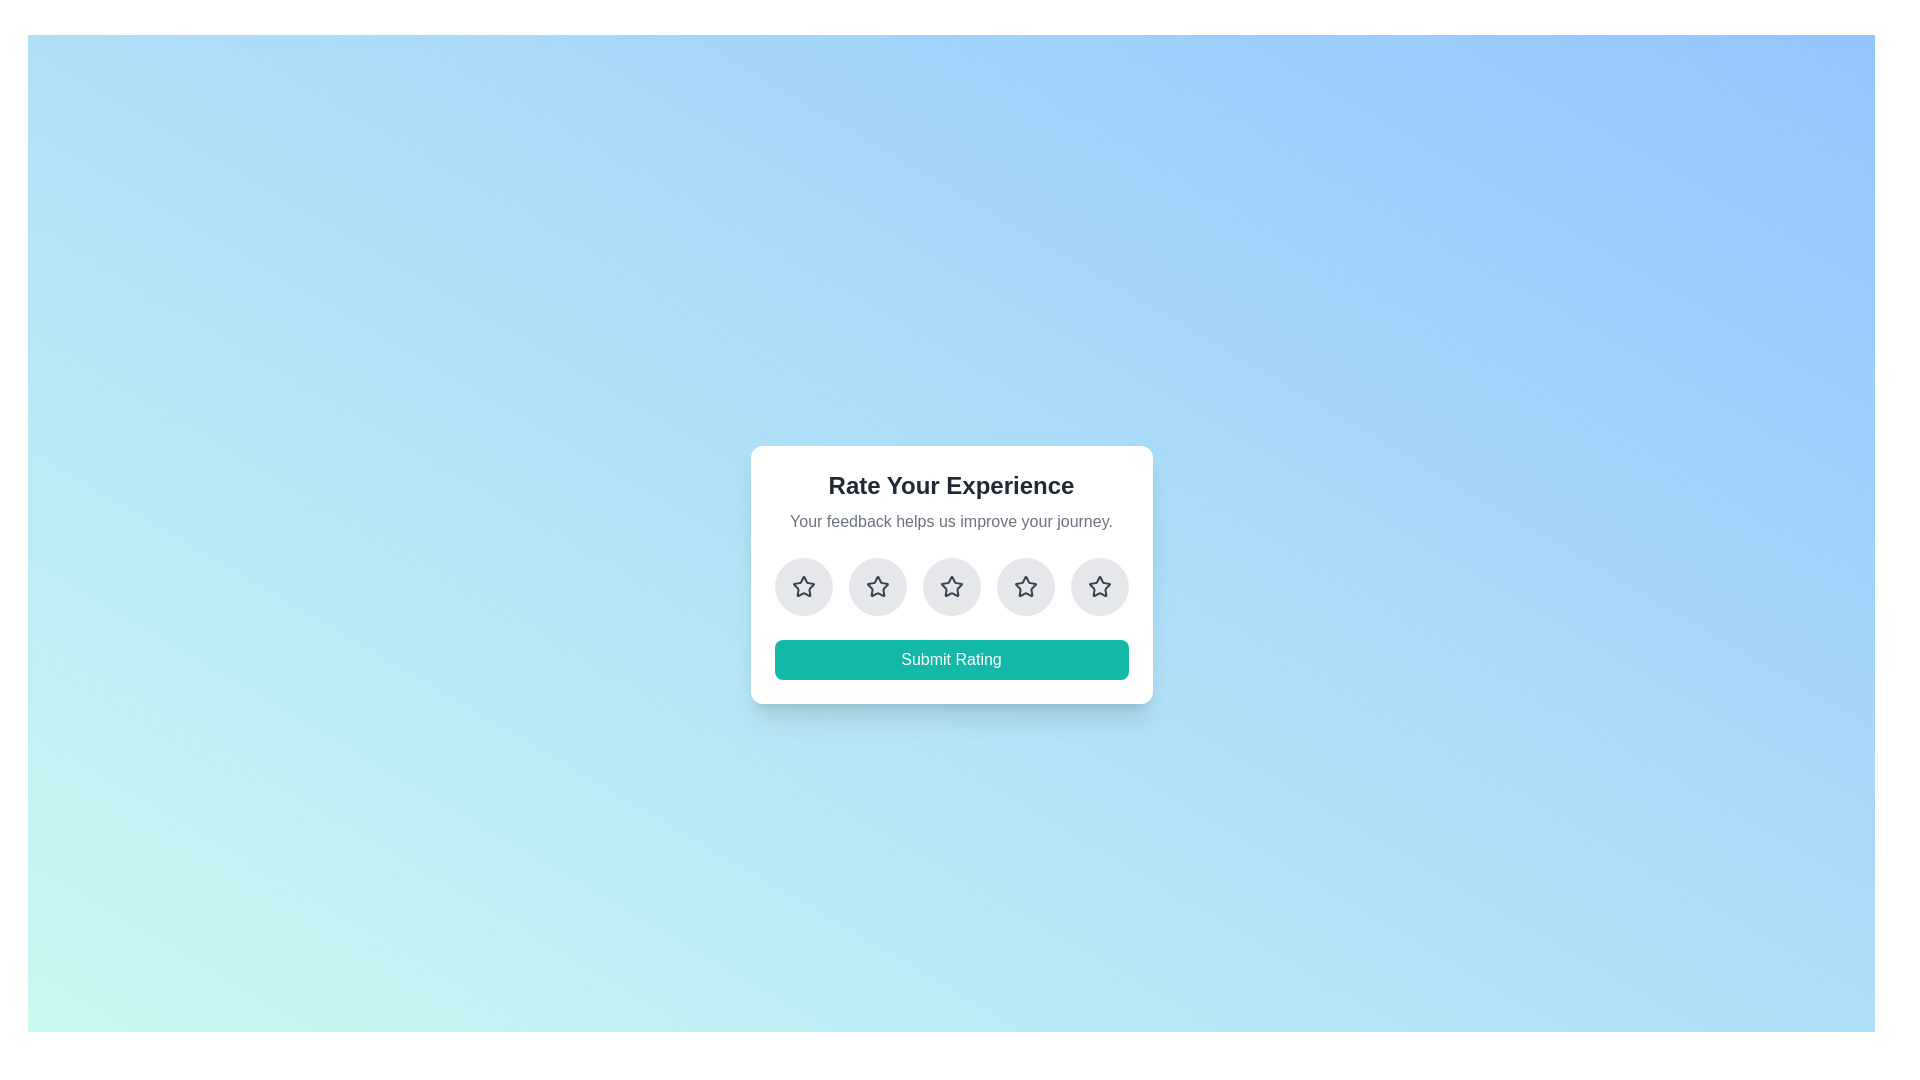  I want to click on the rating button corresponding to 4, so click(1025, 585).